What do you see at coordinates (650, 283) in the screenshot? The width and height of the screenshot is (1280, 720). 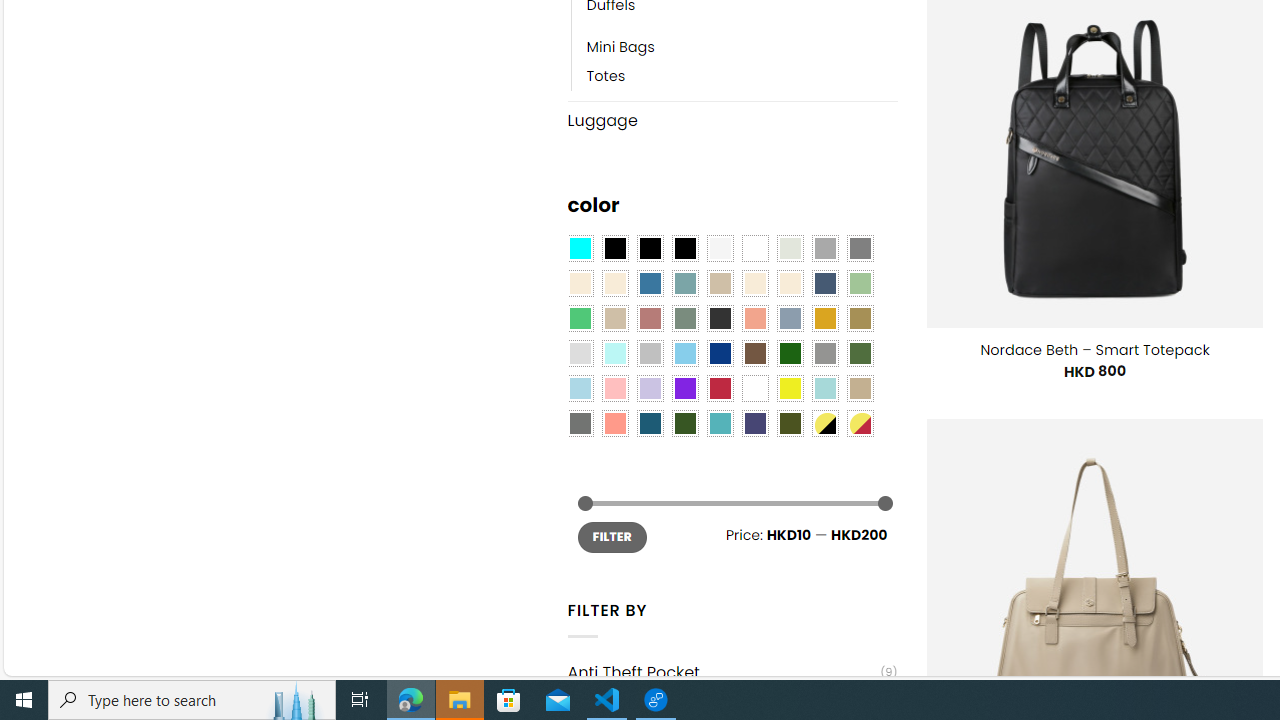 I see `'Blue'` at bounding box center [650, 283].